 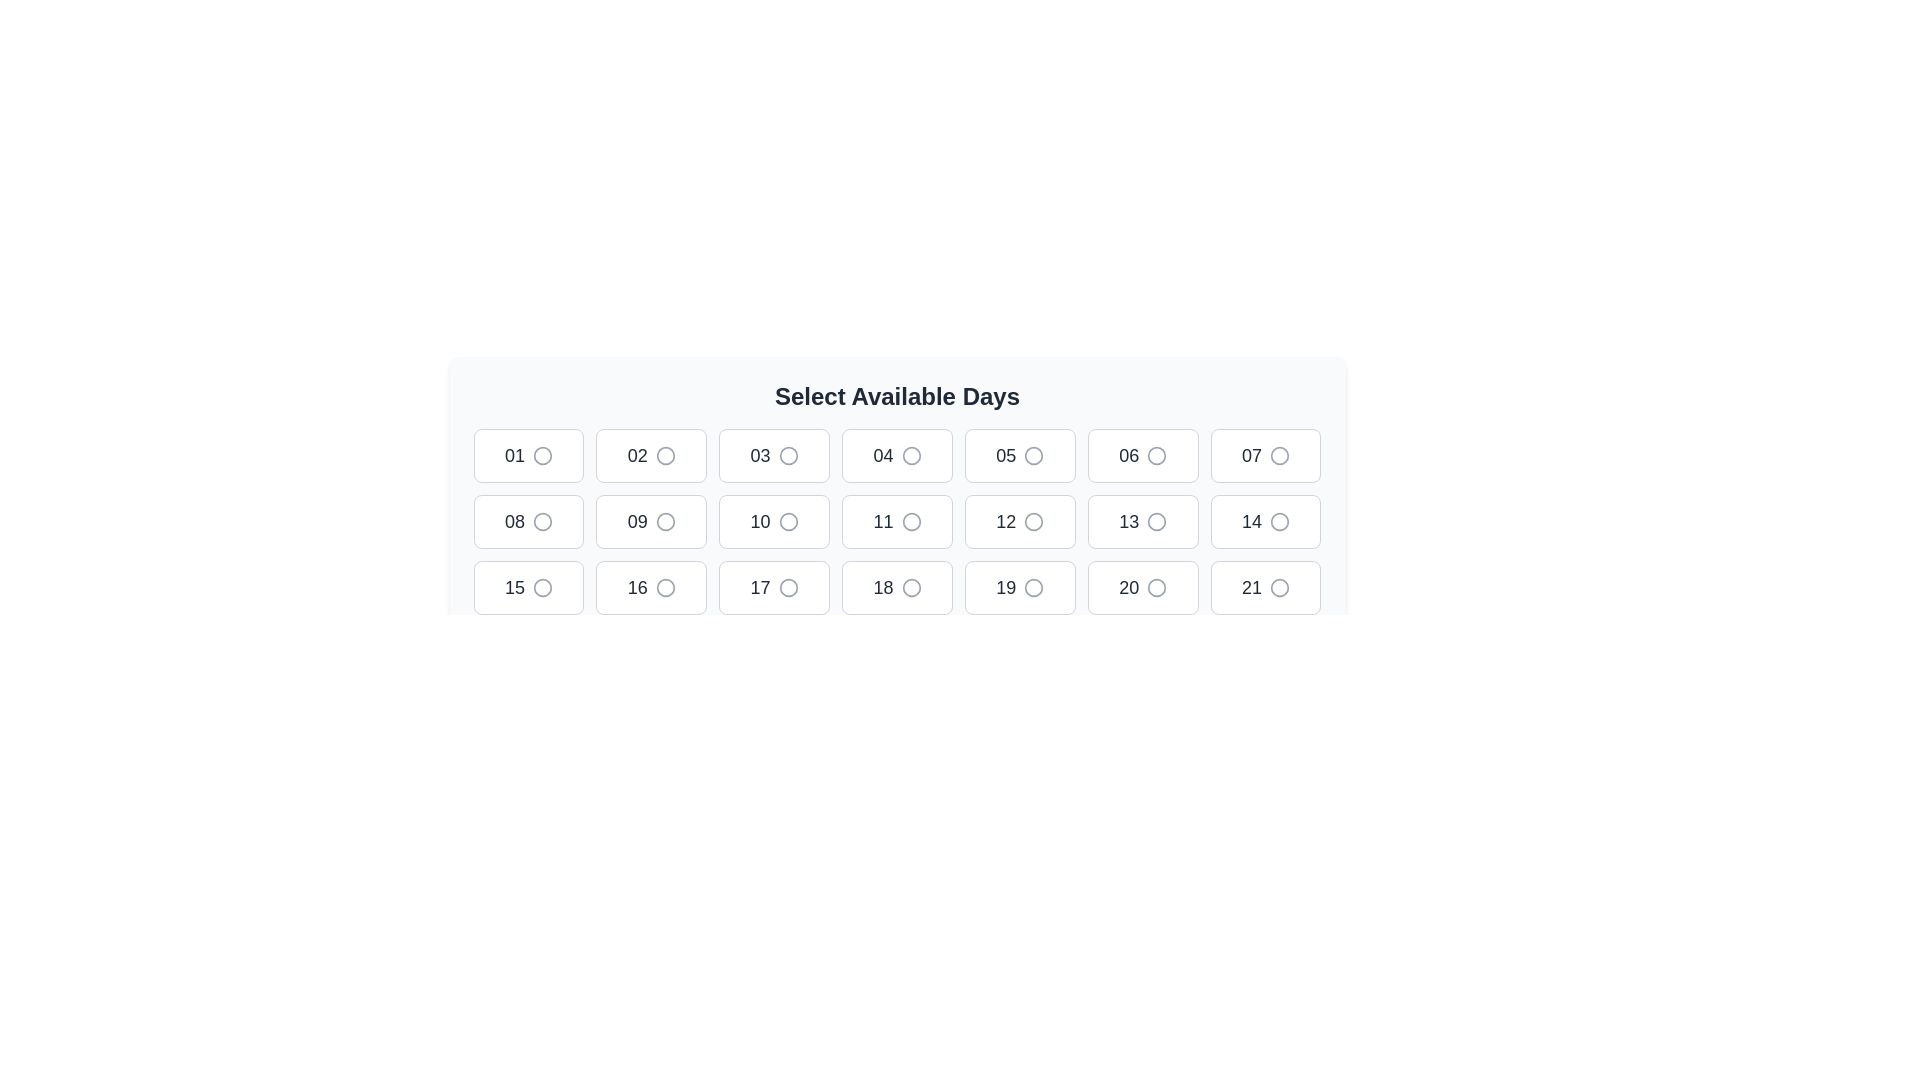 What do you see at coordinates (882, 586) in the screenshot?
I see `the text label '18' in the button` at bounding box center [882, 586].